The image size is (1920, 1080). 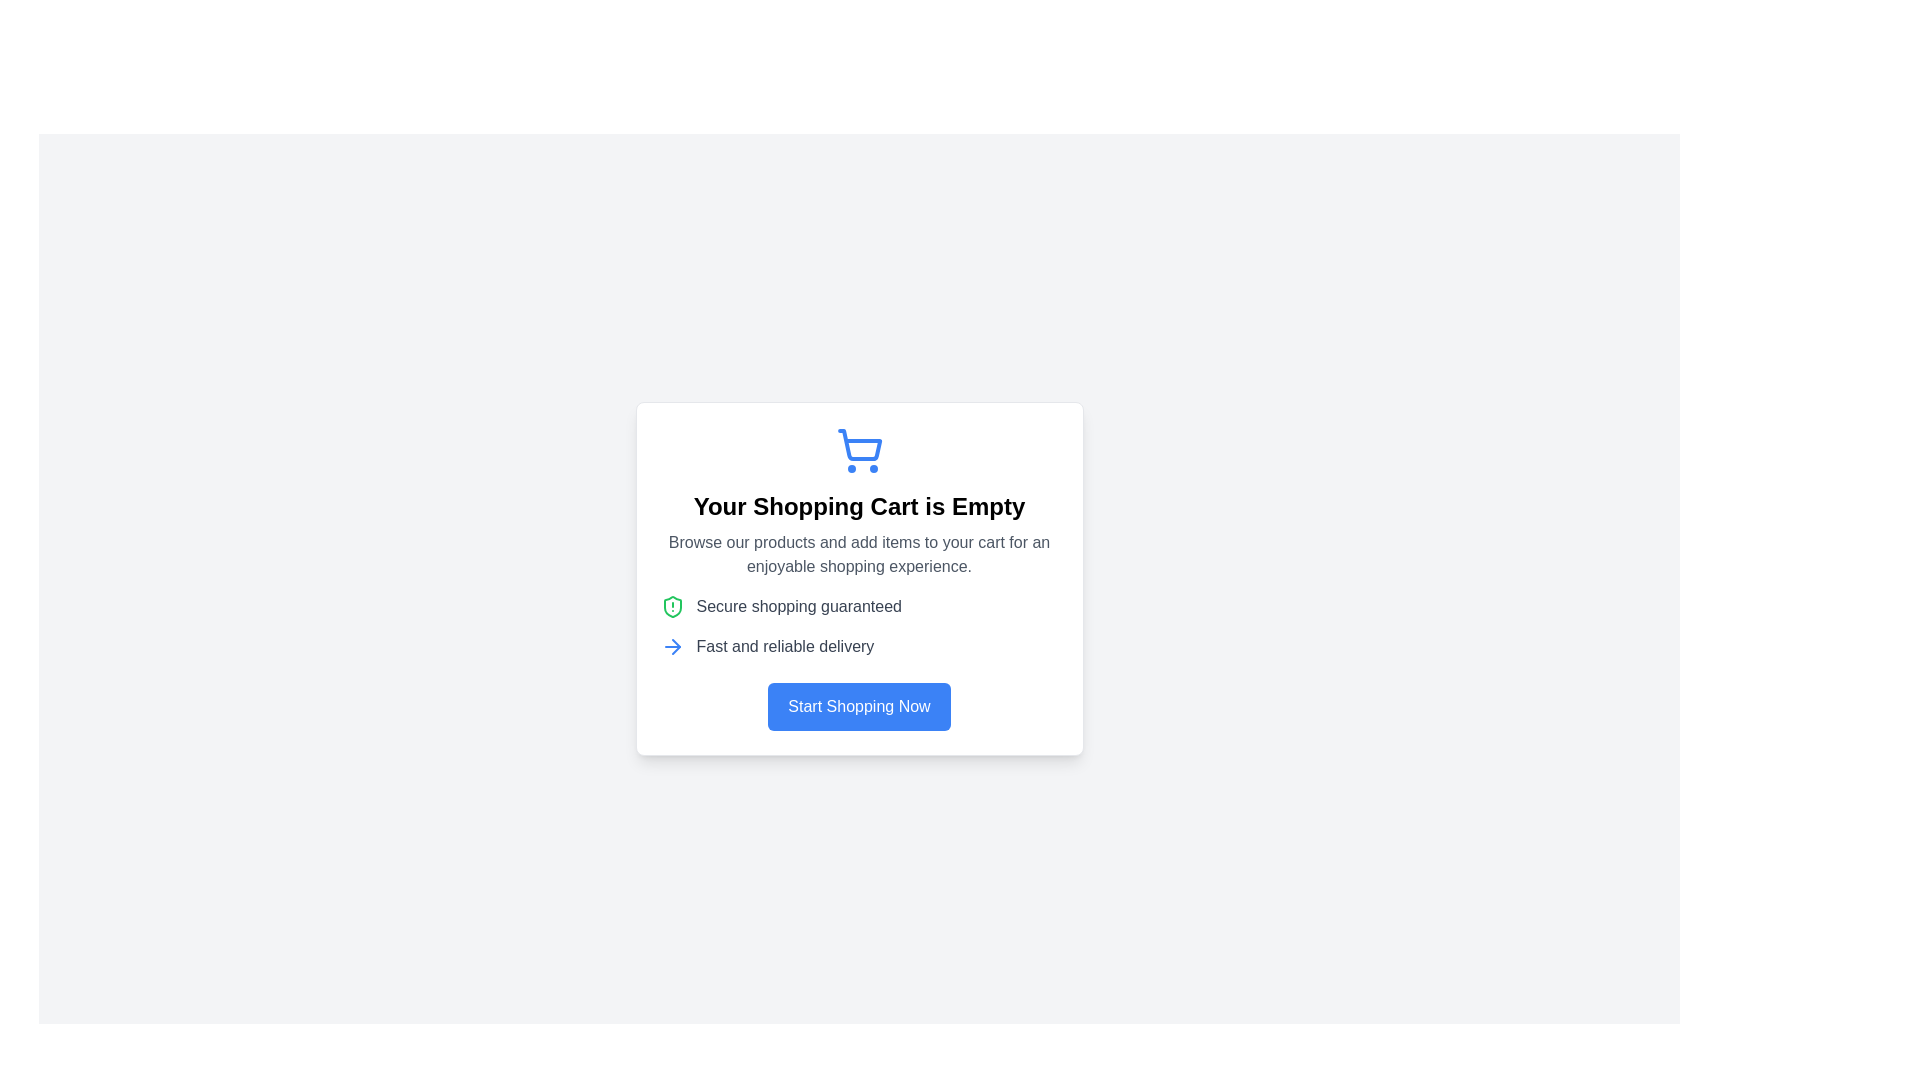 What do you see at coordinates (672, 605) in the screenshot?
I see `the stylized shield icon with a green border, positioned to the left of the text 'Secure shopping guaranteed'` at bounding box center [672, 605].